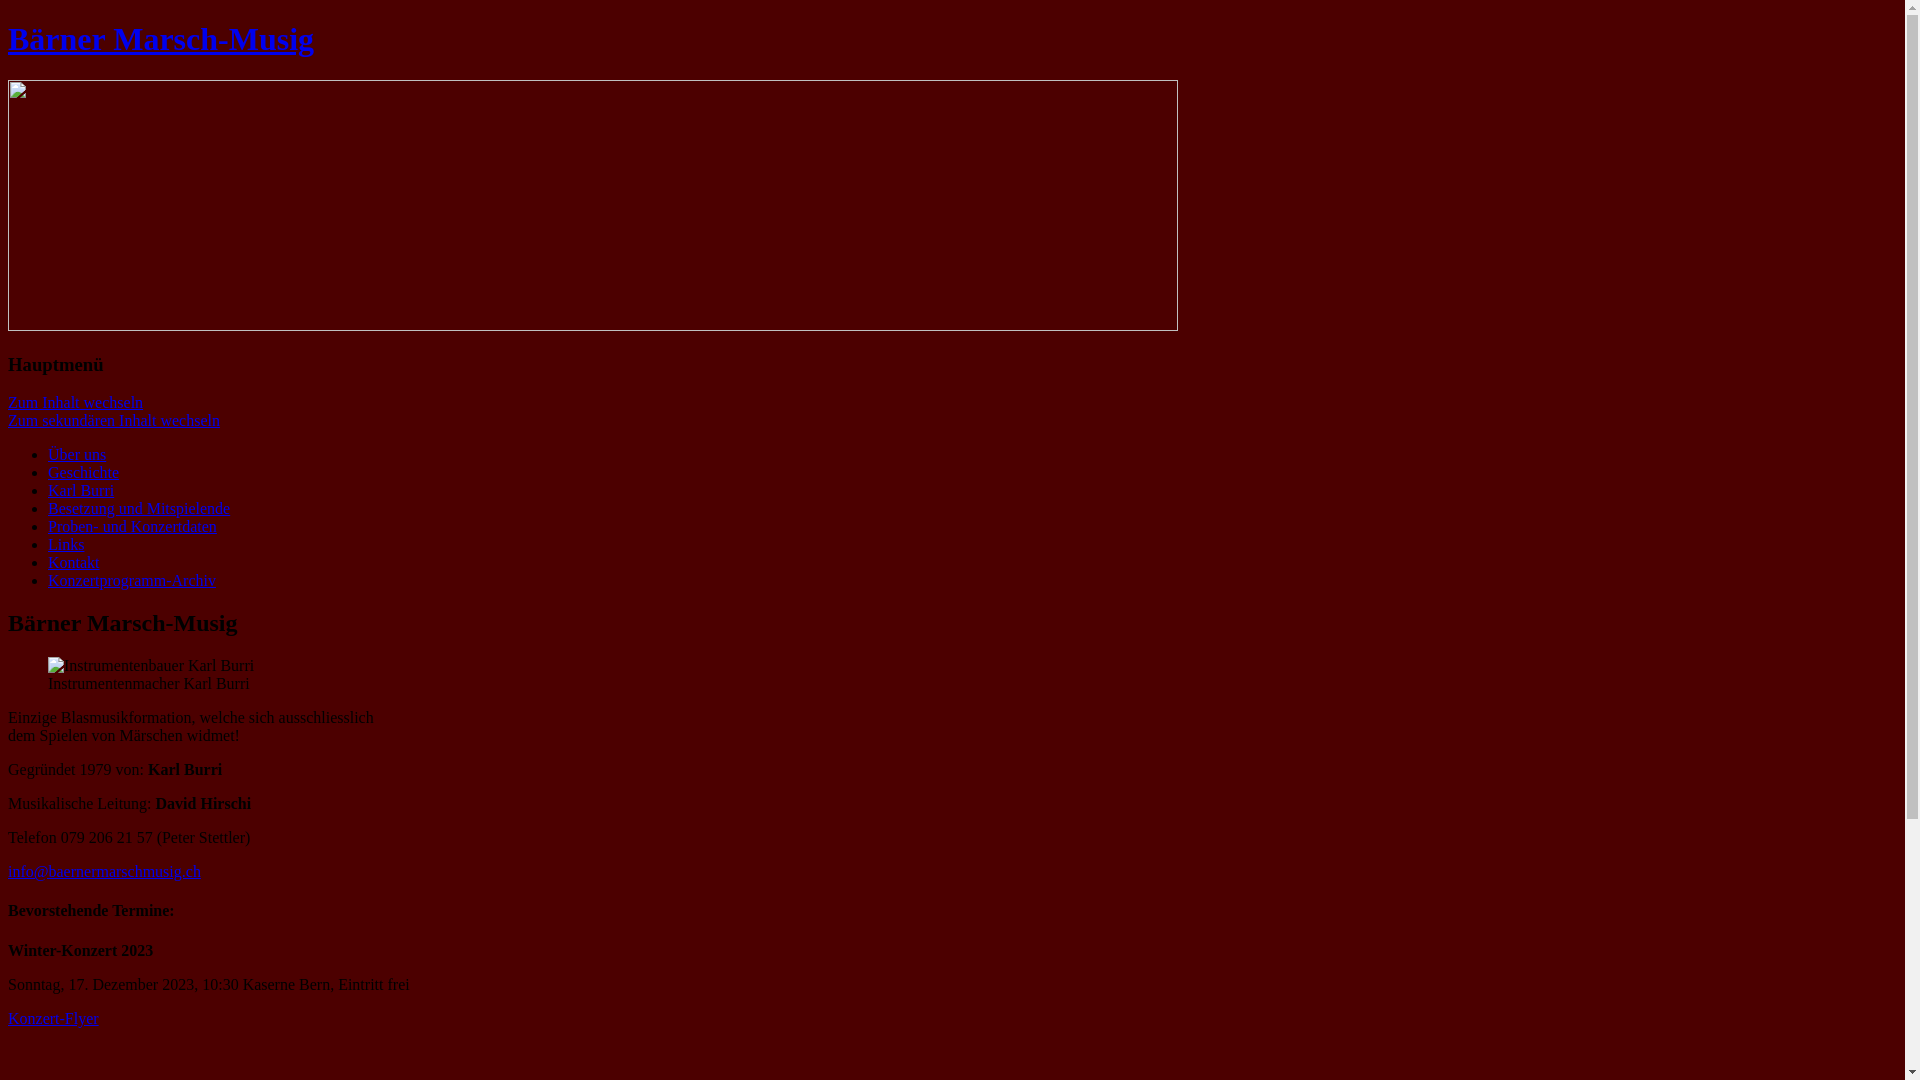  I want to click on 'info@baernermarschmusig.ch', so click(103, 870).